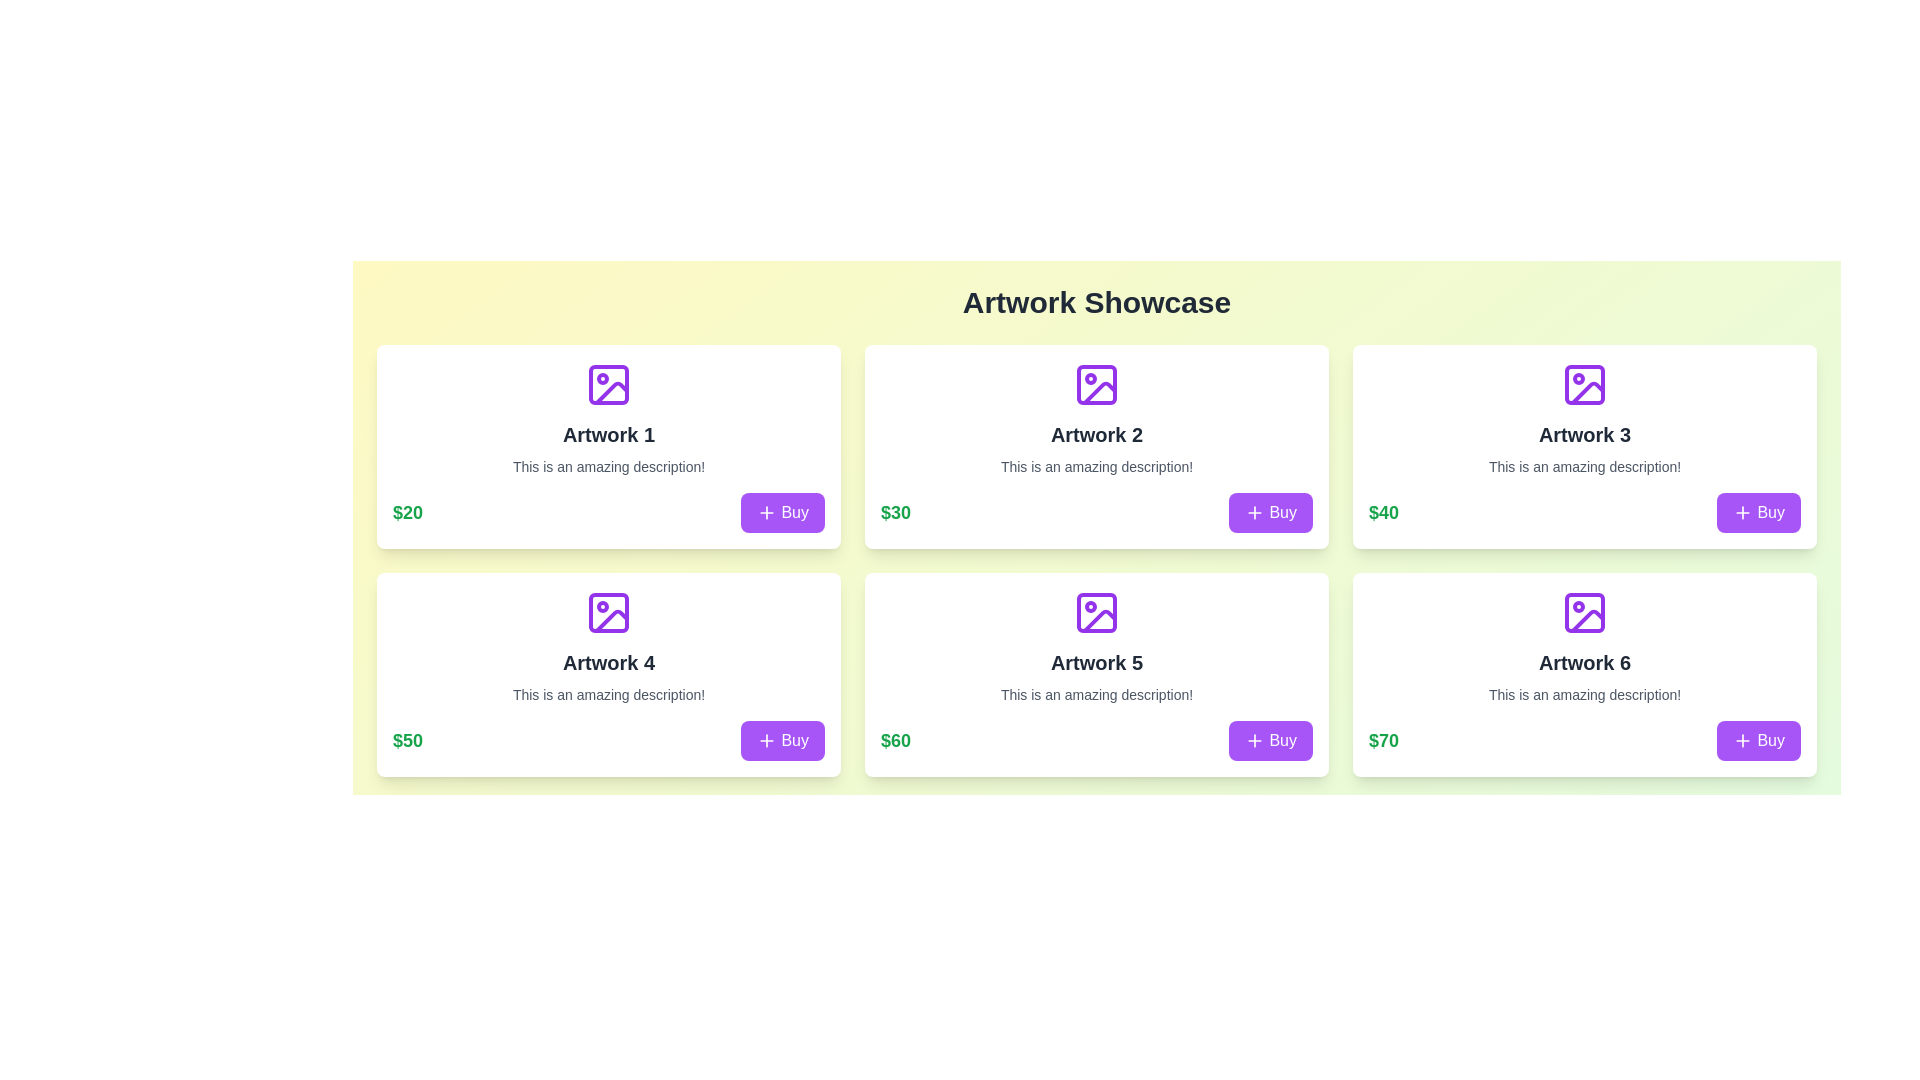  Describe the element at coordinates (608, 466) in the screenshot. I see `the text element located in the first card in the grid on the top-left, which is directly below 'Artwork 1' and above the price label '$20'` at that location.